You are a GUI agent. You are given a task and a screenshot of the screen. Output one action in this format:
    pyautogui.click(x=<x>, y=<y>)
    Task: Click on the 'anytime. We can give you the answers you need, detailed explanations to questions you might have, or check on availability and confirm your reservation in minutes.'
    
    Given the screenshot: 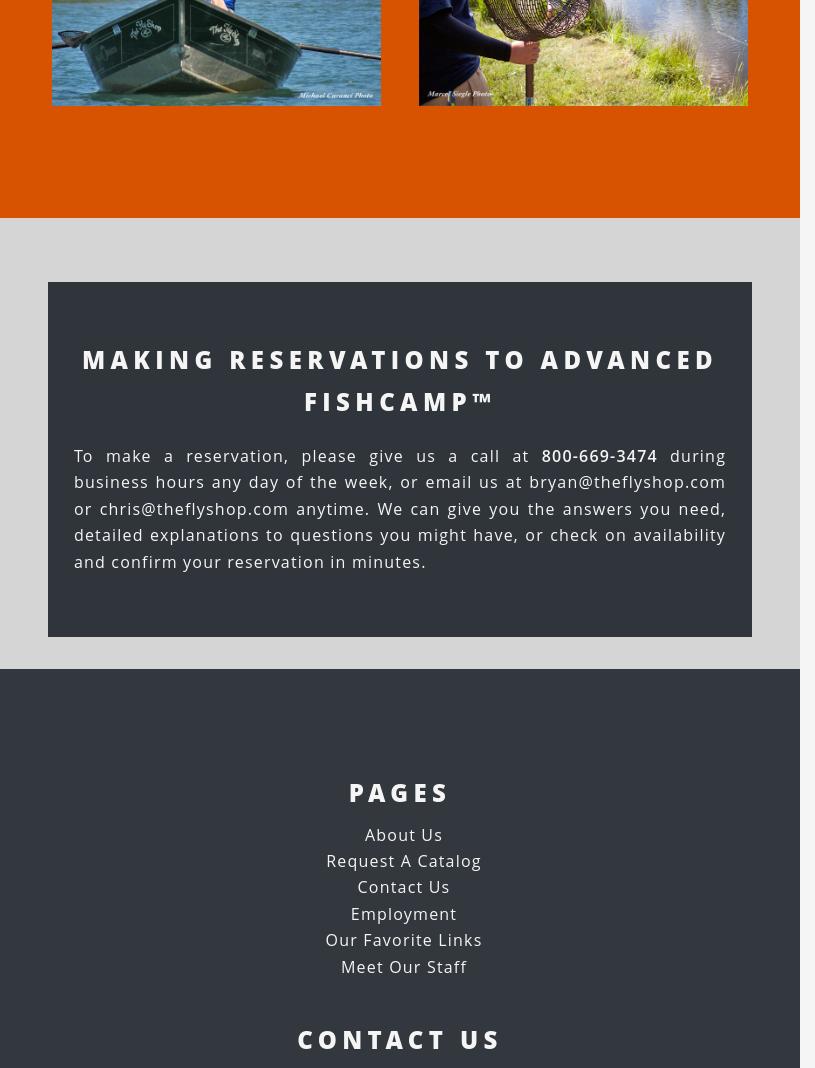 What is the action you would take?
    pyautogui.click(x=398, y=534)
    